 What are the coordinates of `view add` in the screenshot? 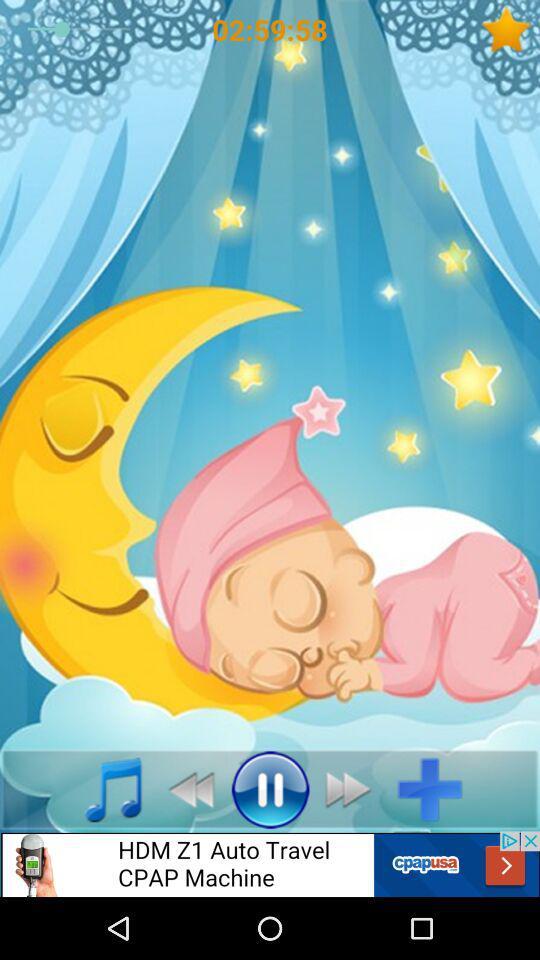 It's located at (270, 863).